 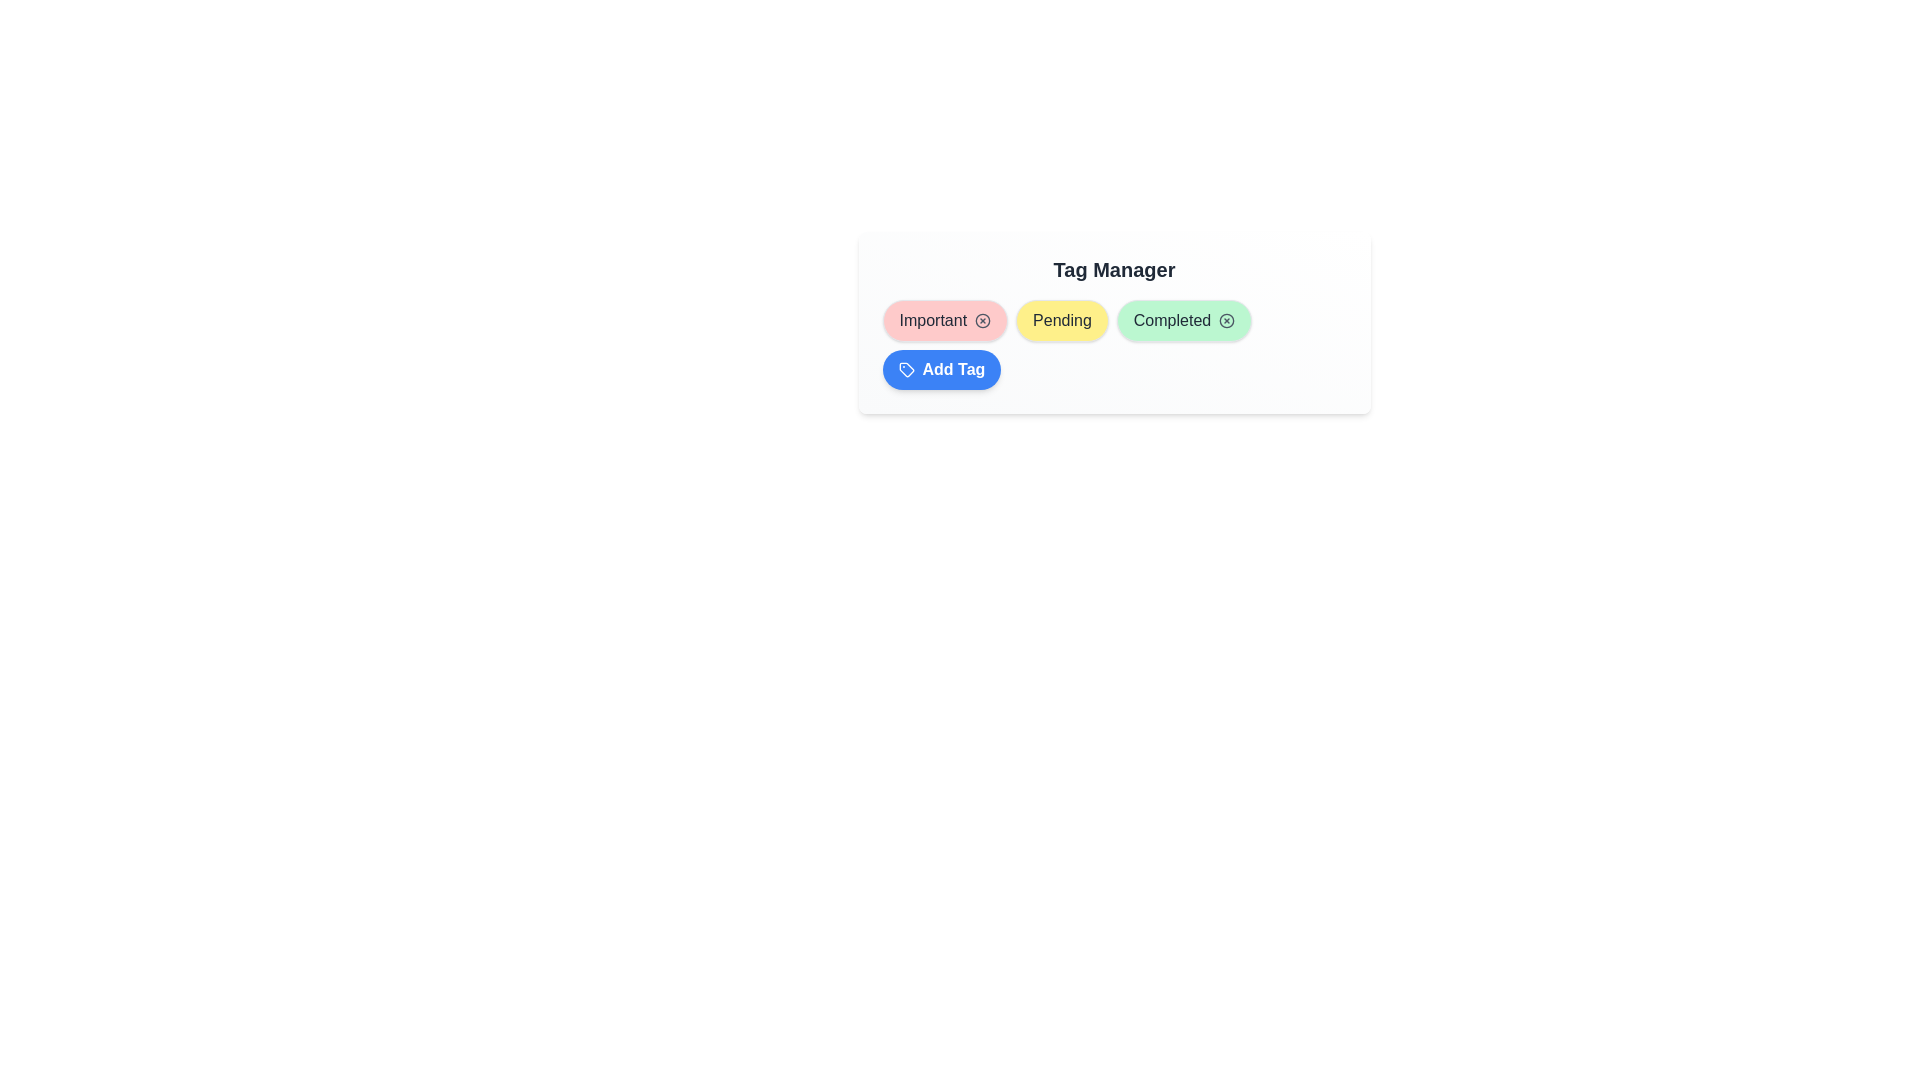 What do you see at coordinates (940, 370) in the screenshot?
I see `the 'Add Tag' button to create a new tag` at bounding box center [940, 370].